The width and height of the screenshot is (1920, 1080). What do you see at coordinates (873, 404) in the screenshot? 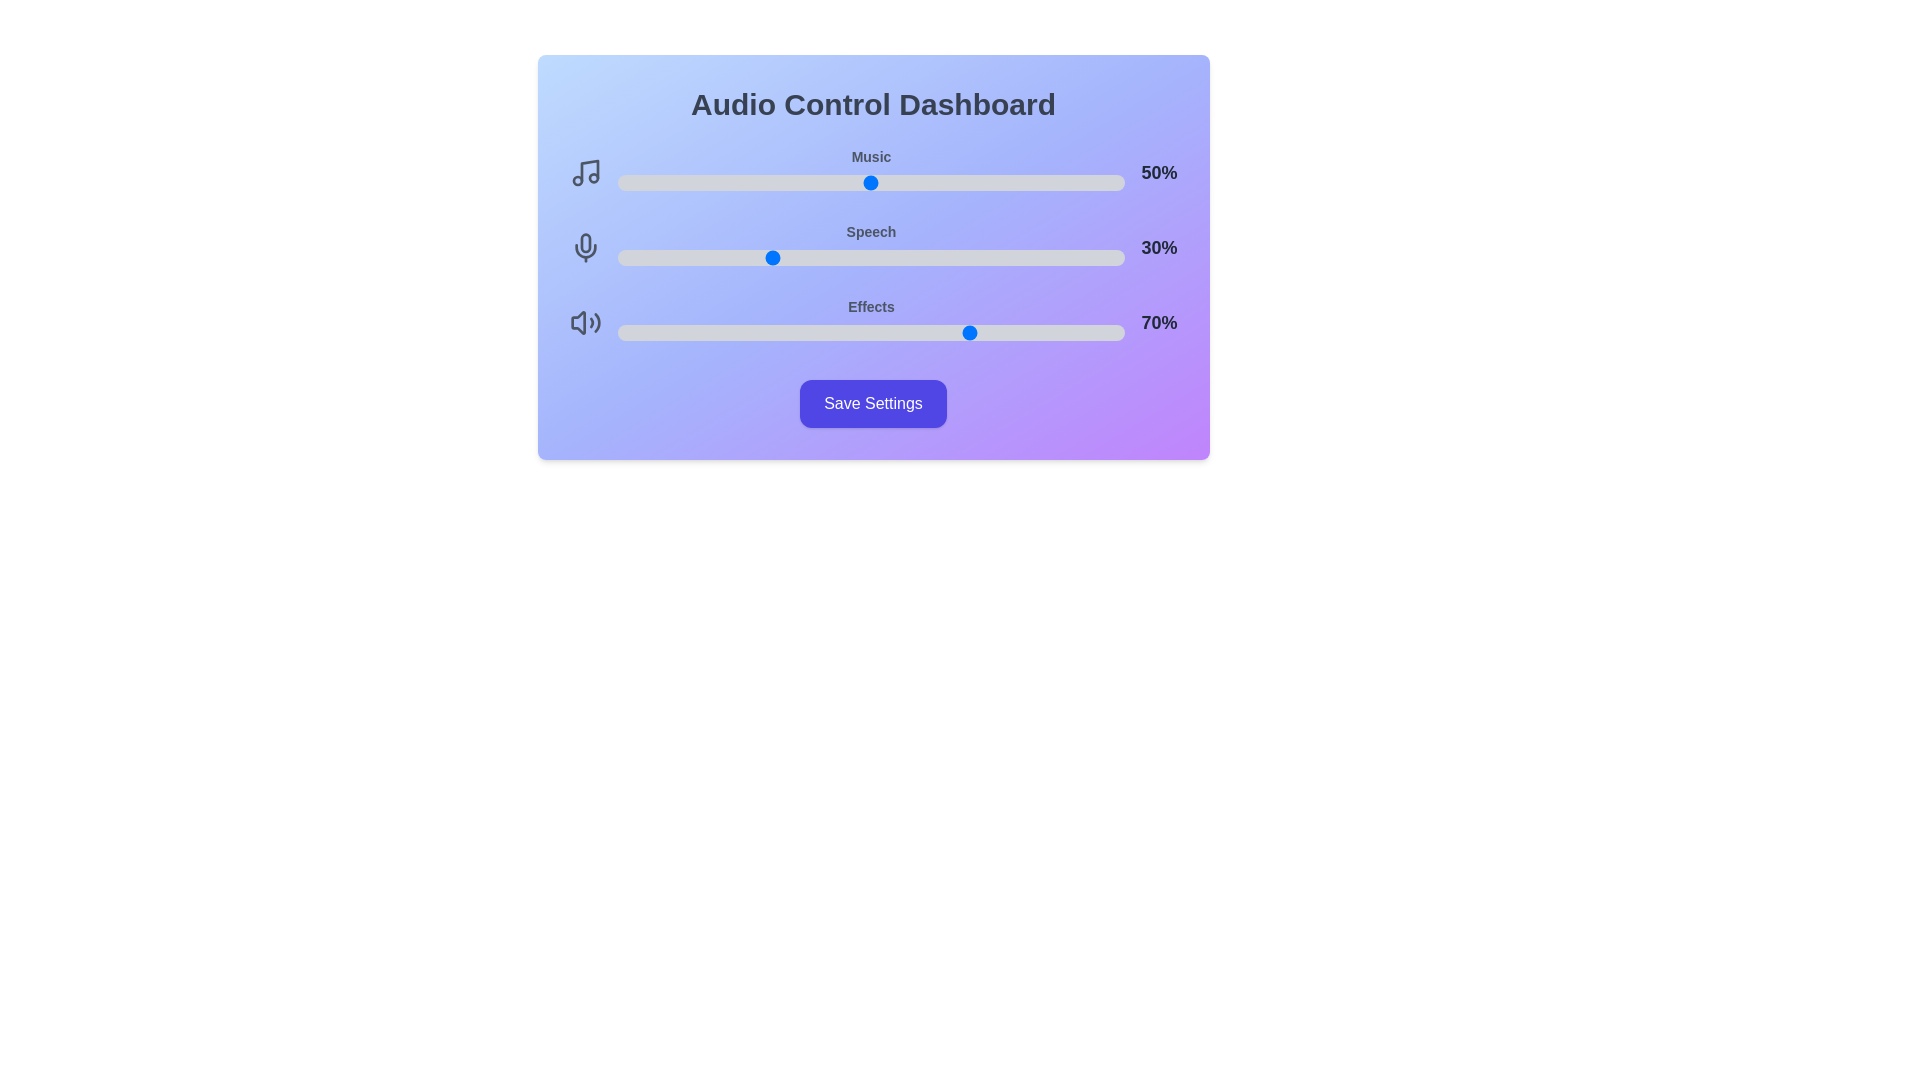
I see `the 'Save Settings' button` at bounding box center [873, 404].